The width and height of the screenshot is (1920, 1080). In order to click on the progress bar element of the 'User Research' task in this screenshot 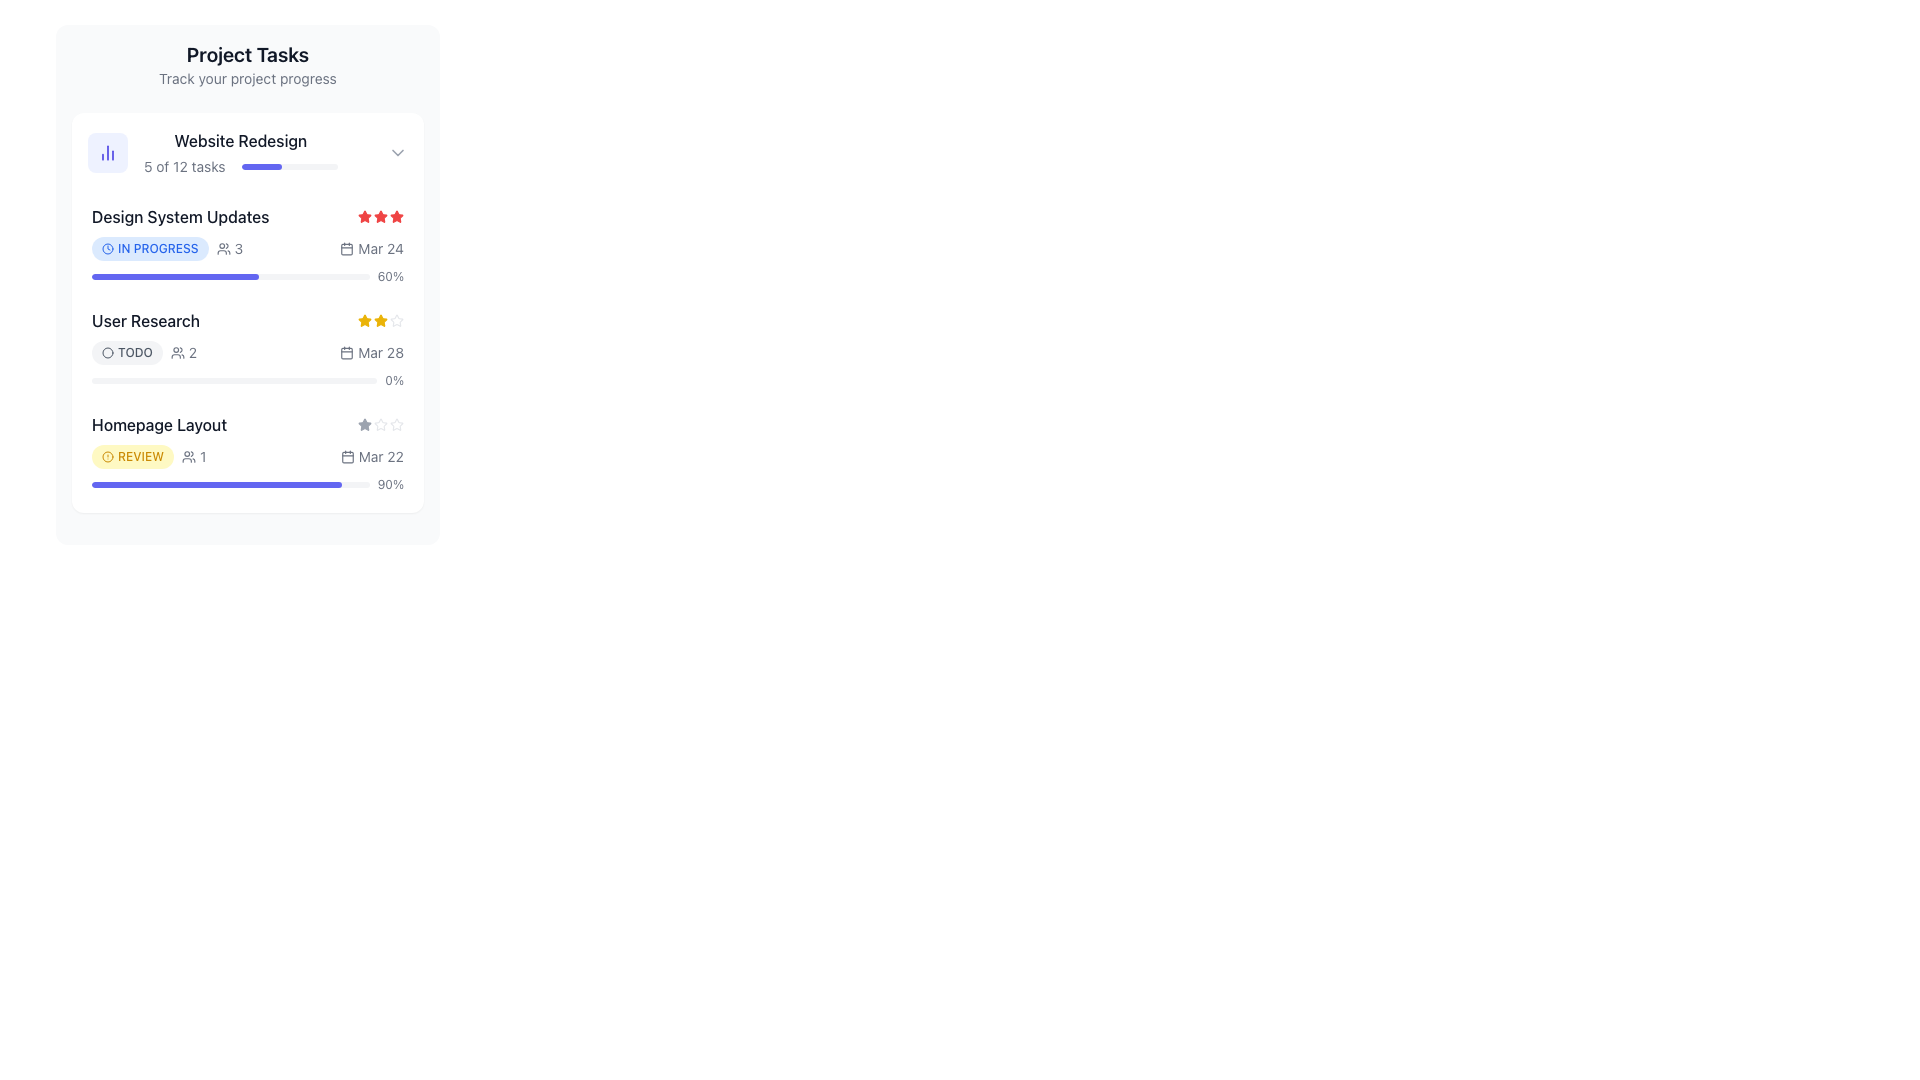, I will do `click(234, 381)`.